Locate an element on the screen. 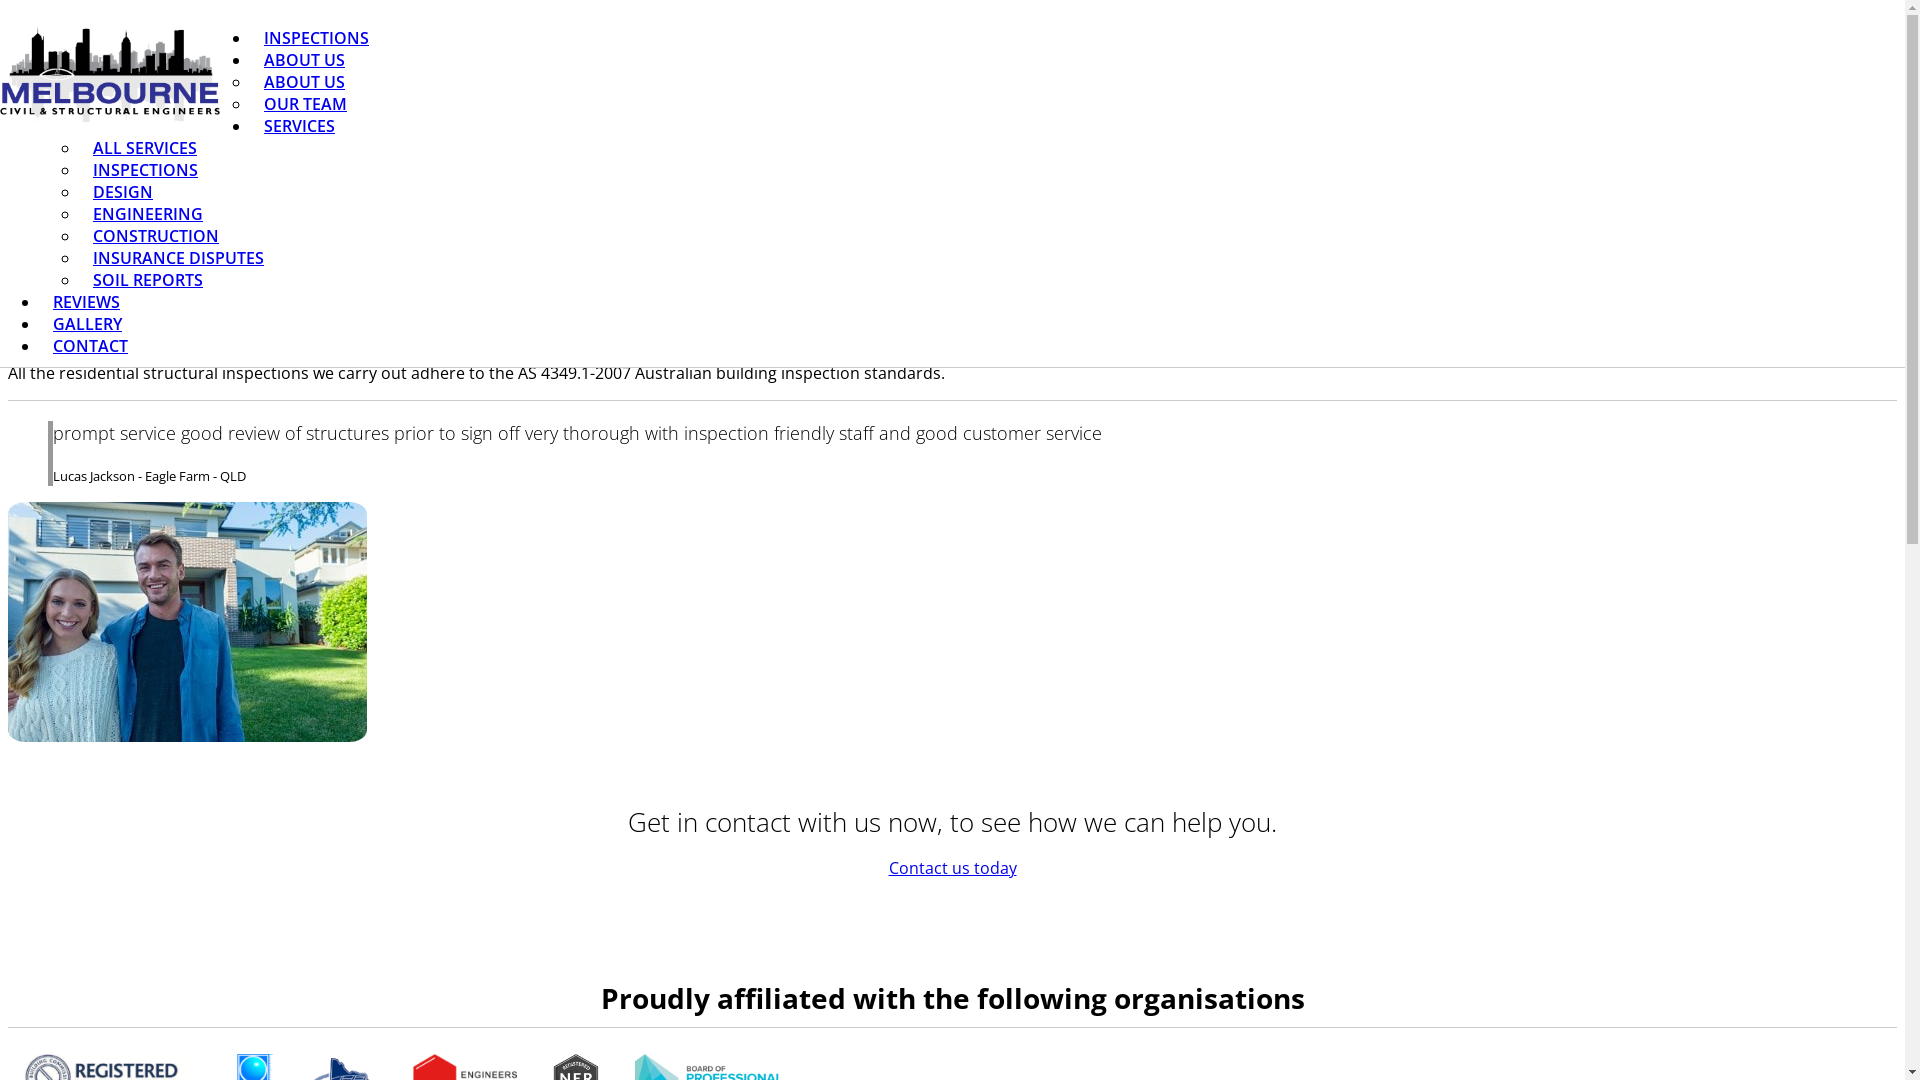 Image resolution: width=1920 pixels, height=1080 pixels. 'OUR TEAM' is located at coordinates (304, 104).